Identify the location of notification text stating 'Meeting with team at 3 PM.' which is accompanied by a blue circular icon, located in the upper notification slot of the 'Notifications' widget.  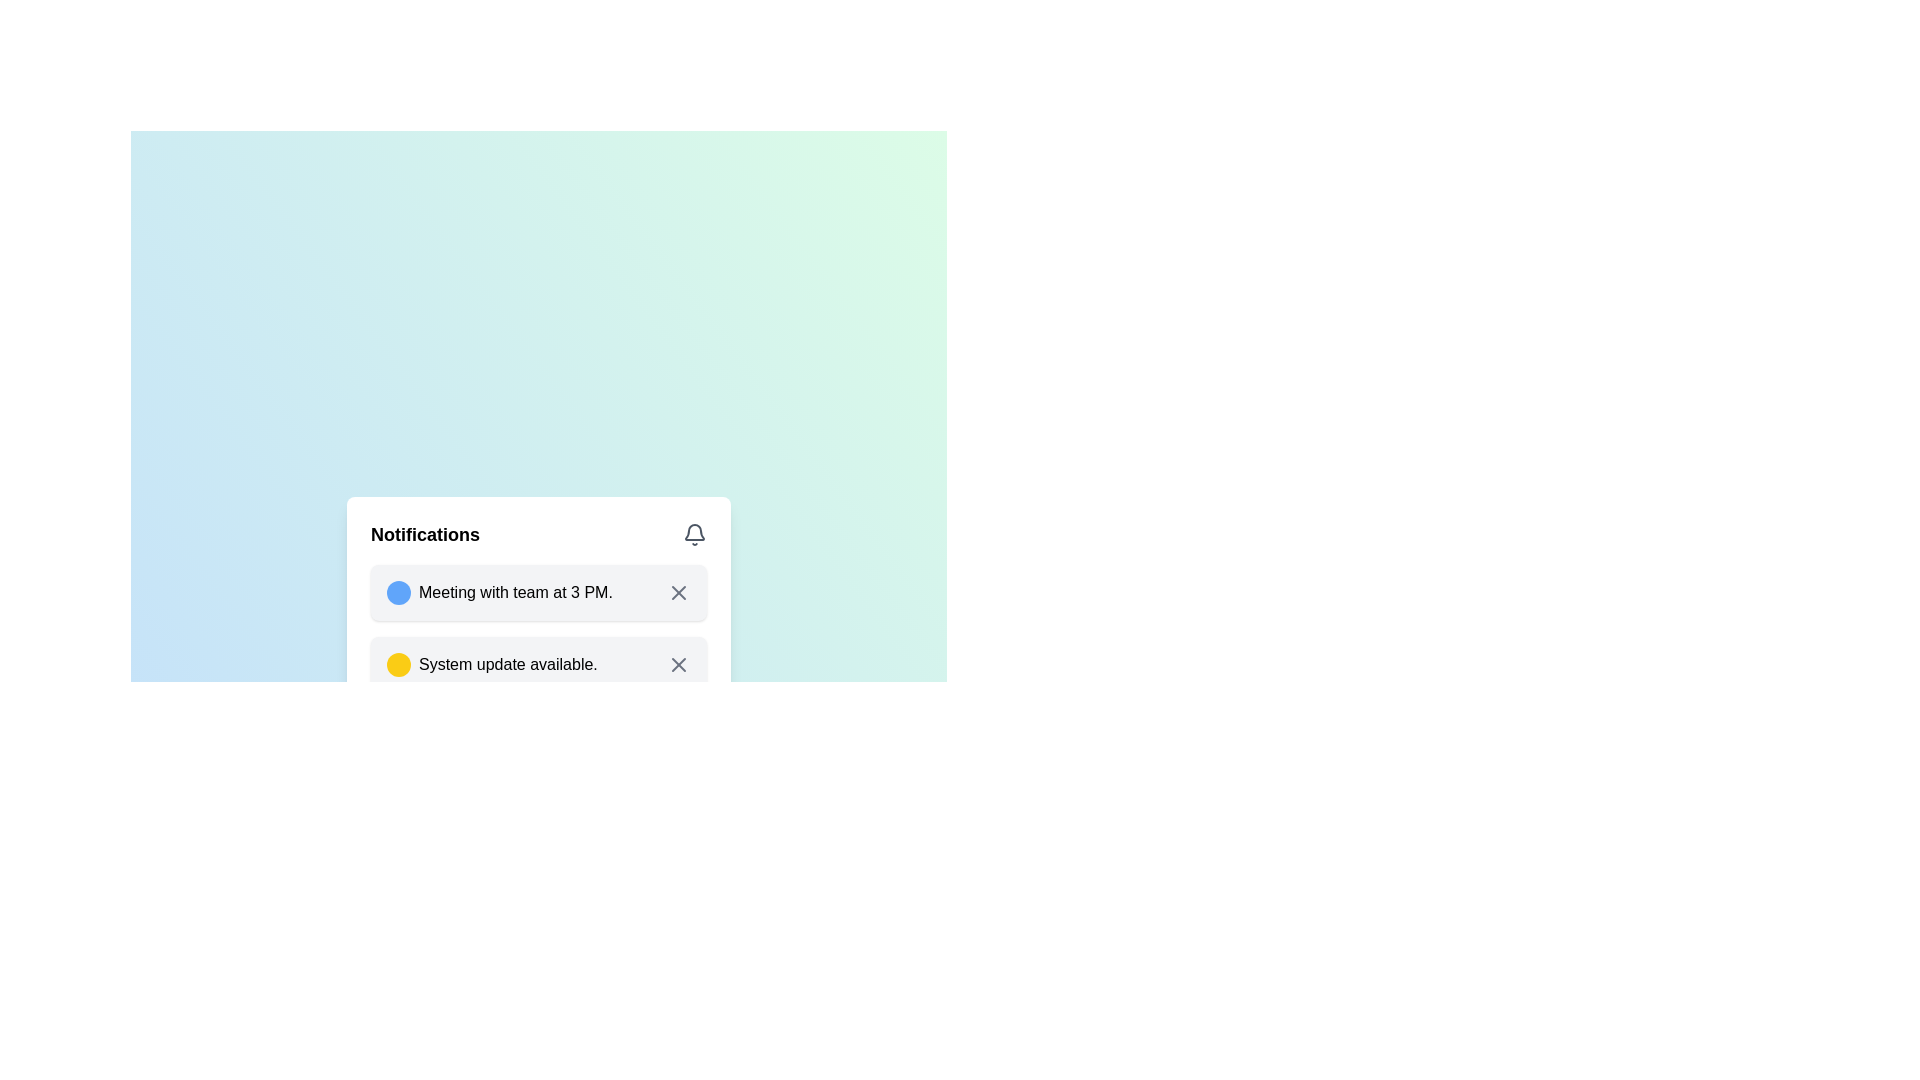
(499, 592).